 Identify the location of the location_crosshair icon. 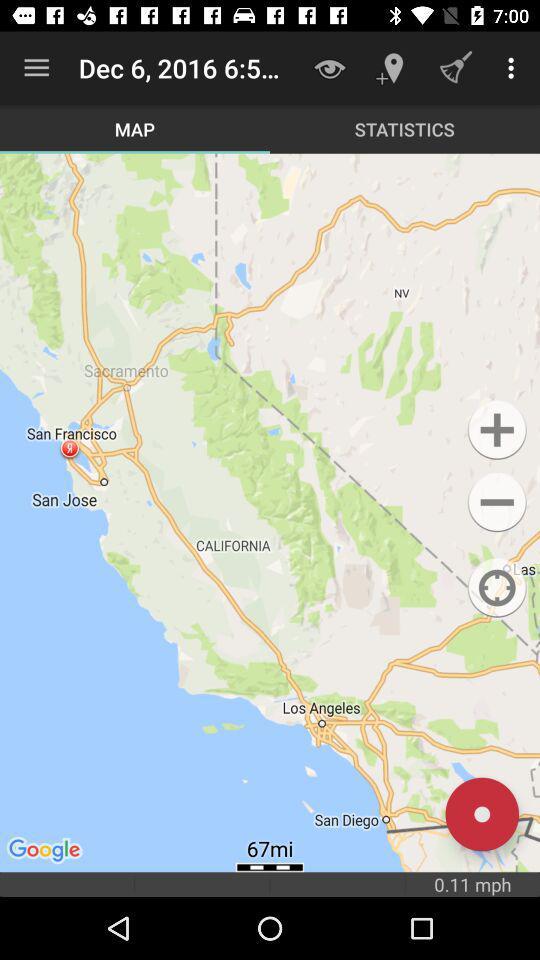
(496, 588).